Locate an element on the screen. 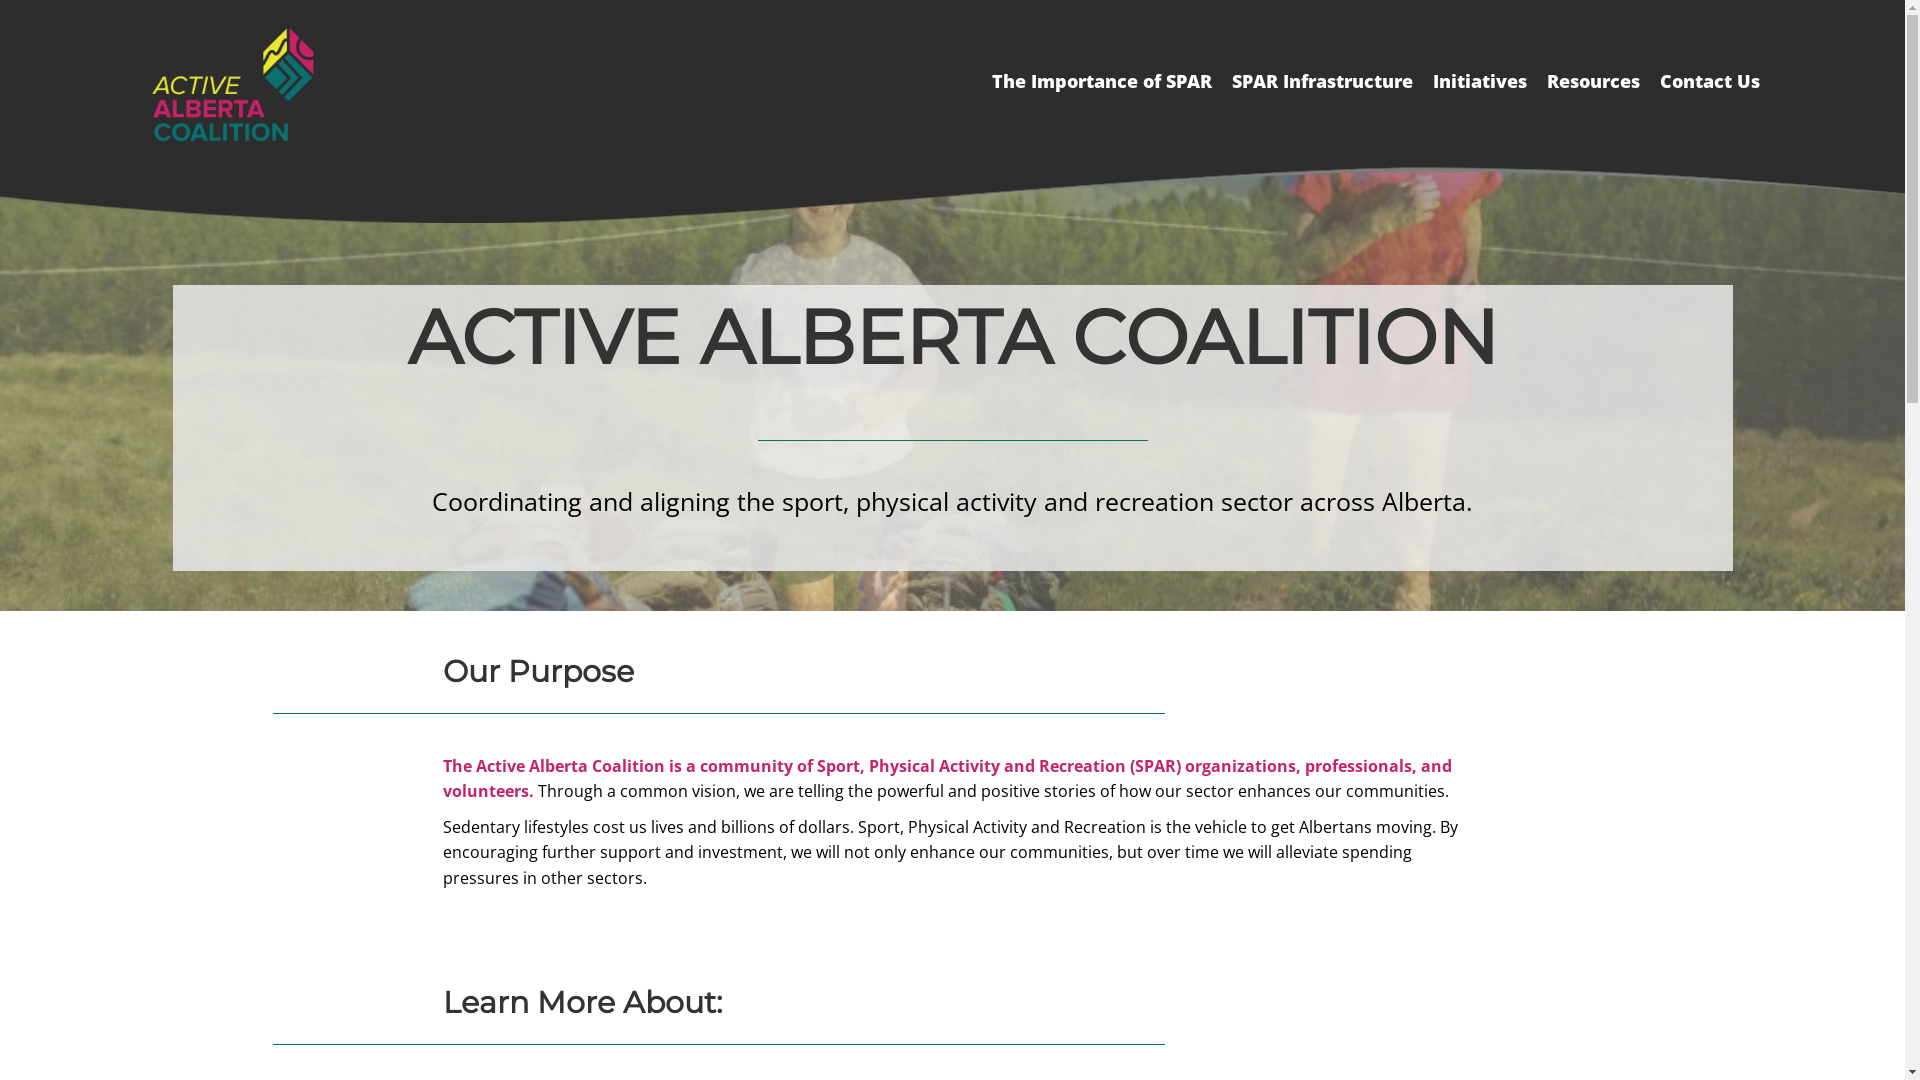 The image size is (1920, 1080). 'SPAR Infrastructure' is located at coordinates (1322, 80).